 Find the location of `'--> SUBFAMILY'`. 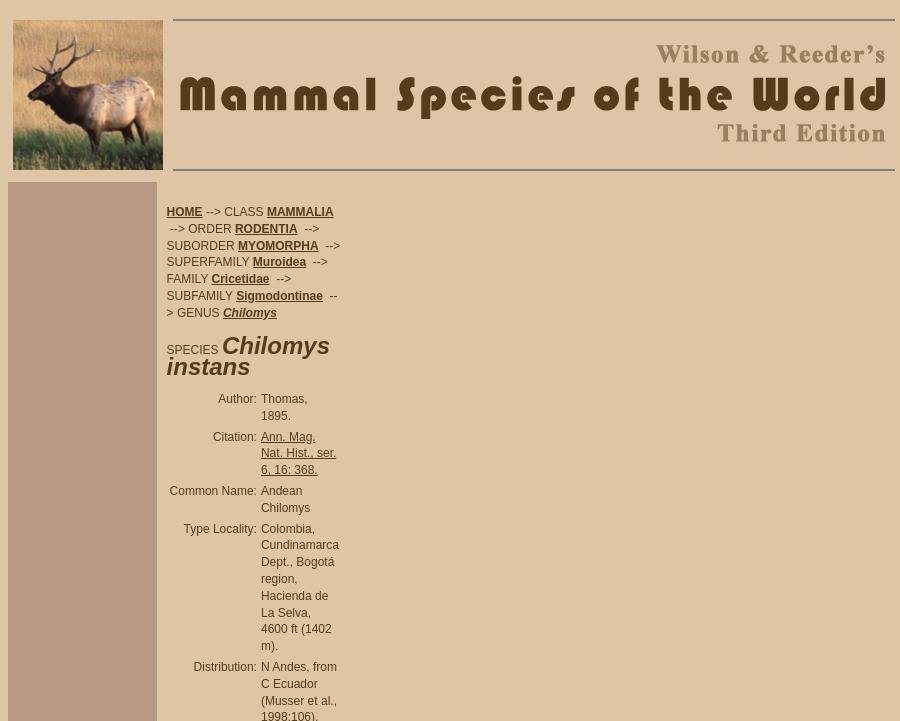

'--> SUBFAMILY' is located at coordinates (227, 286).